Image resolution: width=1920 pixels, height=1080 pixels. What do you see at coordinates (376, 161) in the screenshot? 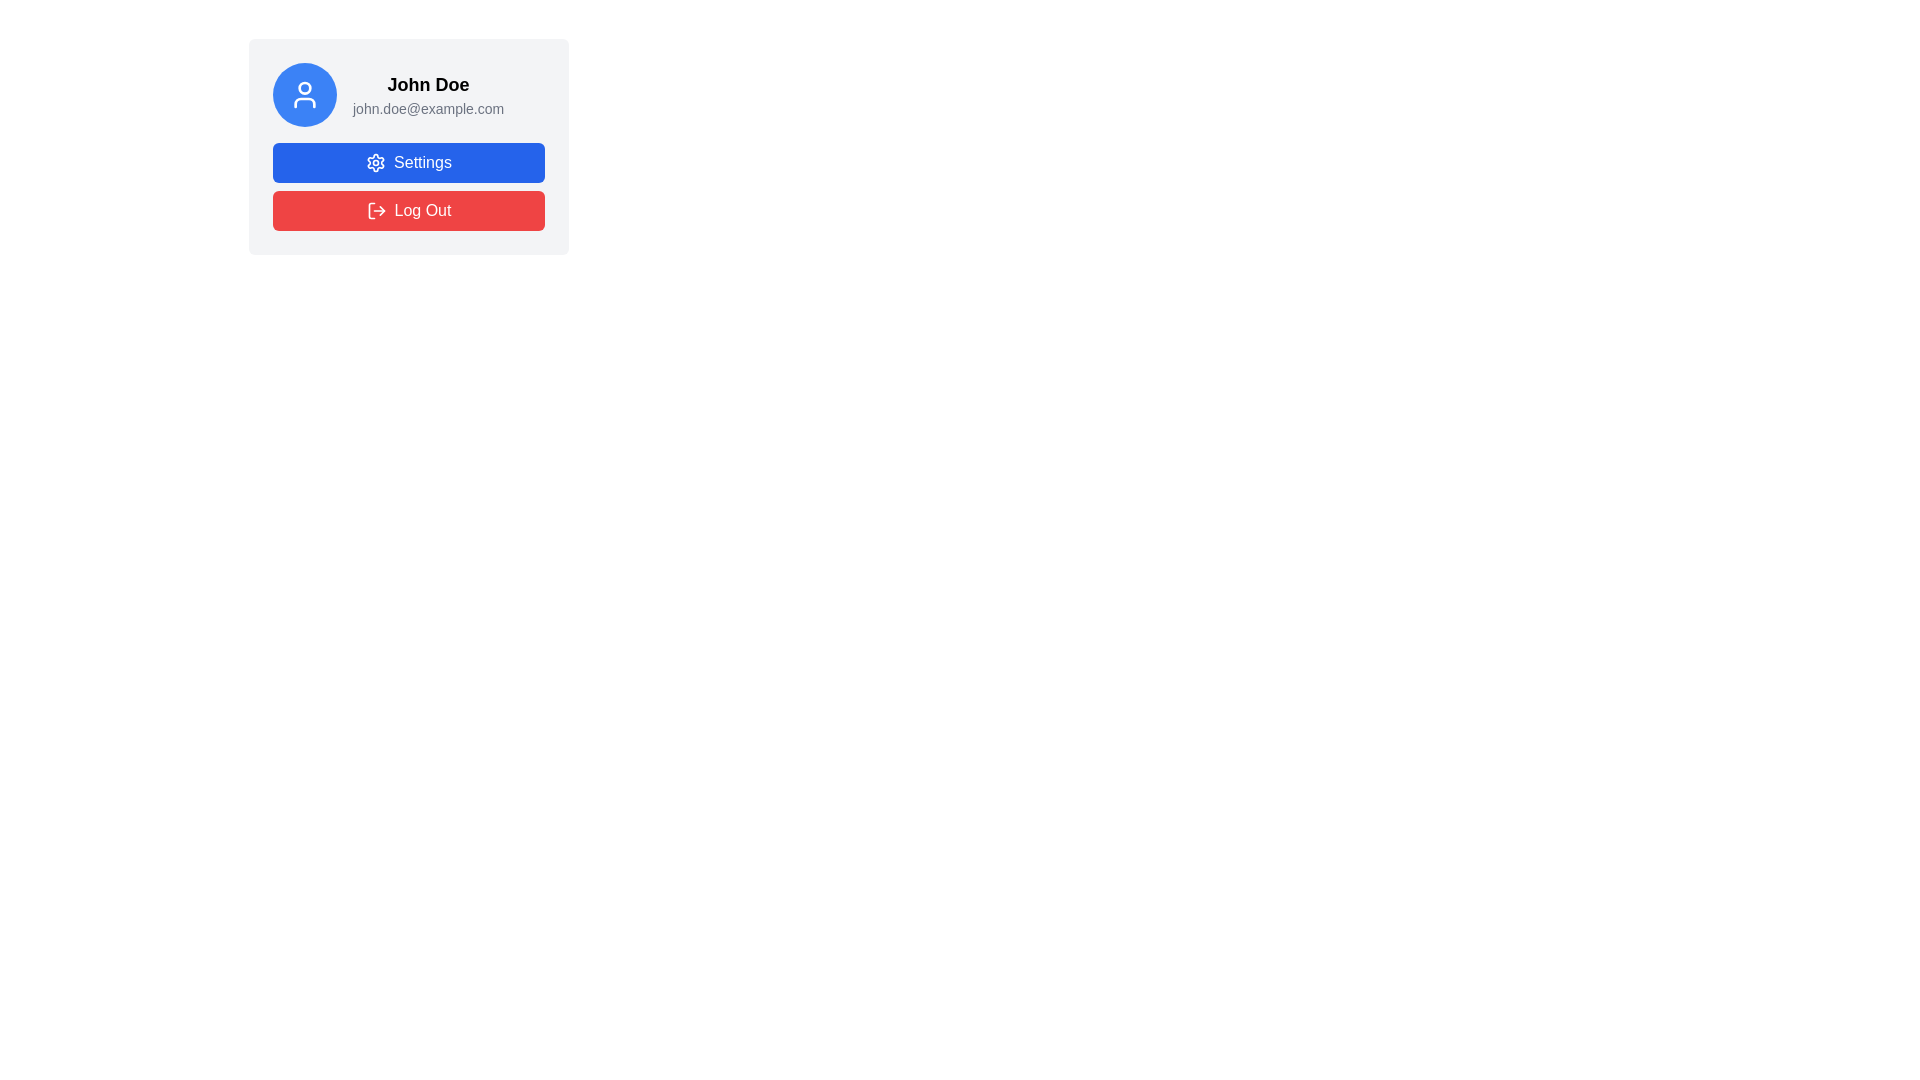
I see `the cog-like settings icon, which is visually blue and located between the 'Settings' button and the 'Log Out' button` at bounding box center [376, 161].